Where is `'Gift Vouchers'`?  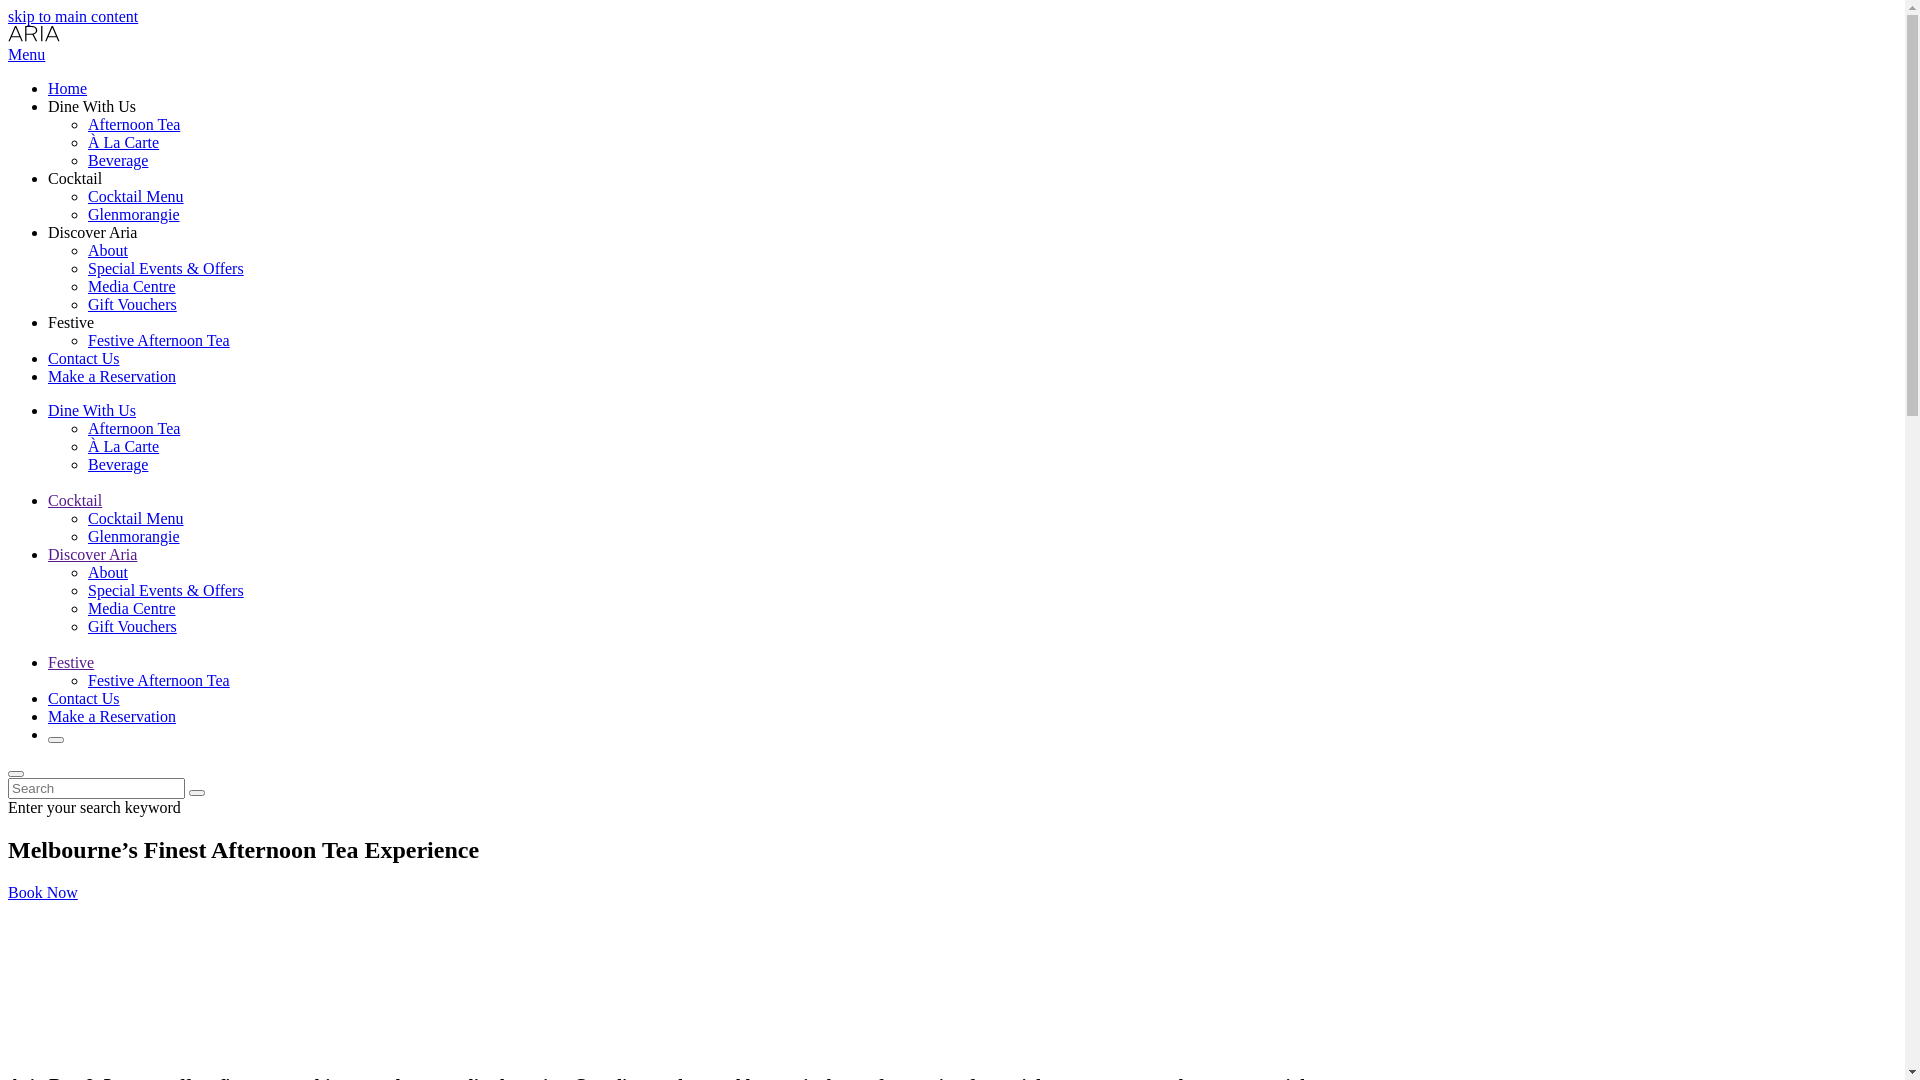 'Gift Vouchers' is located at coordinates (131, 625).